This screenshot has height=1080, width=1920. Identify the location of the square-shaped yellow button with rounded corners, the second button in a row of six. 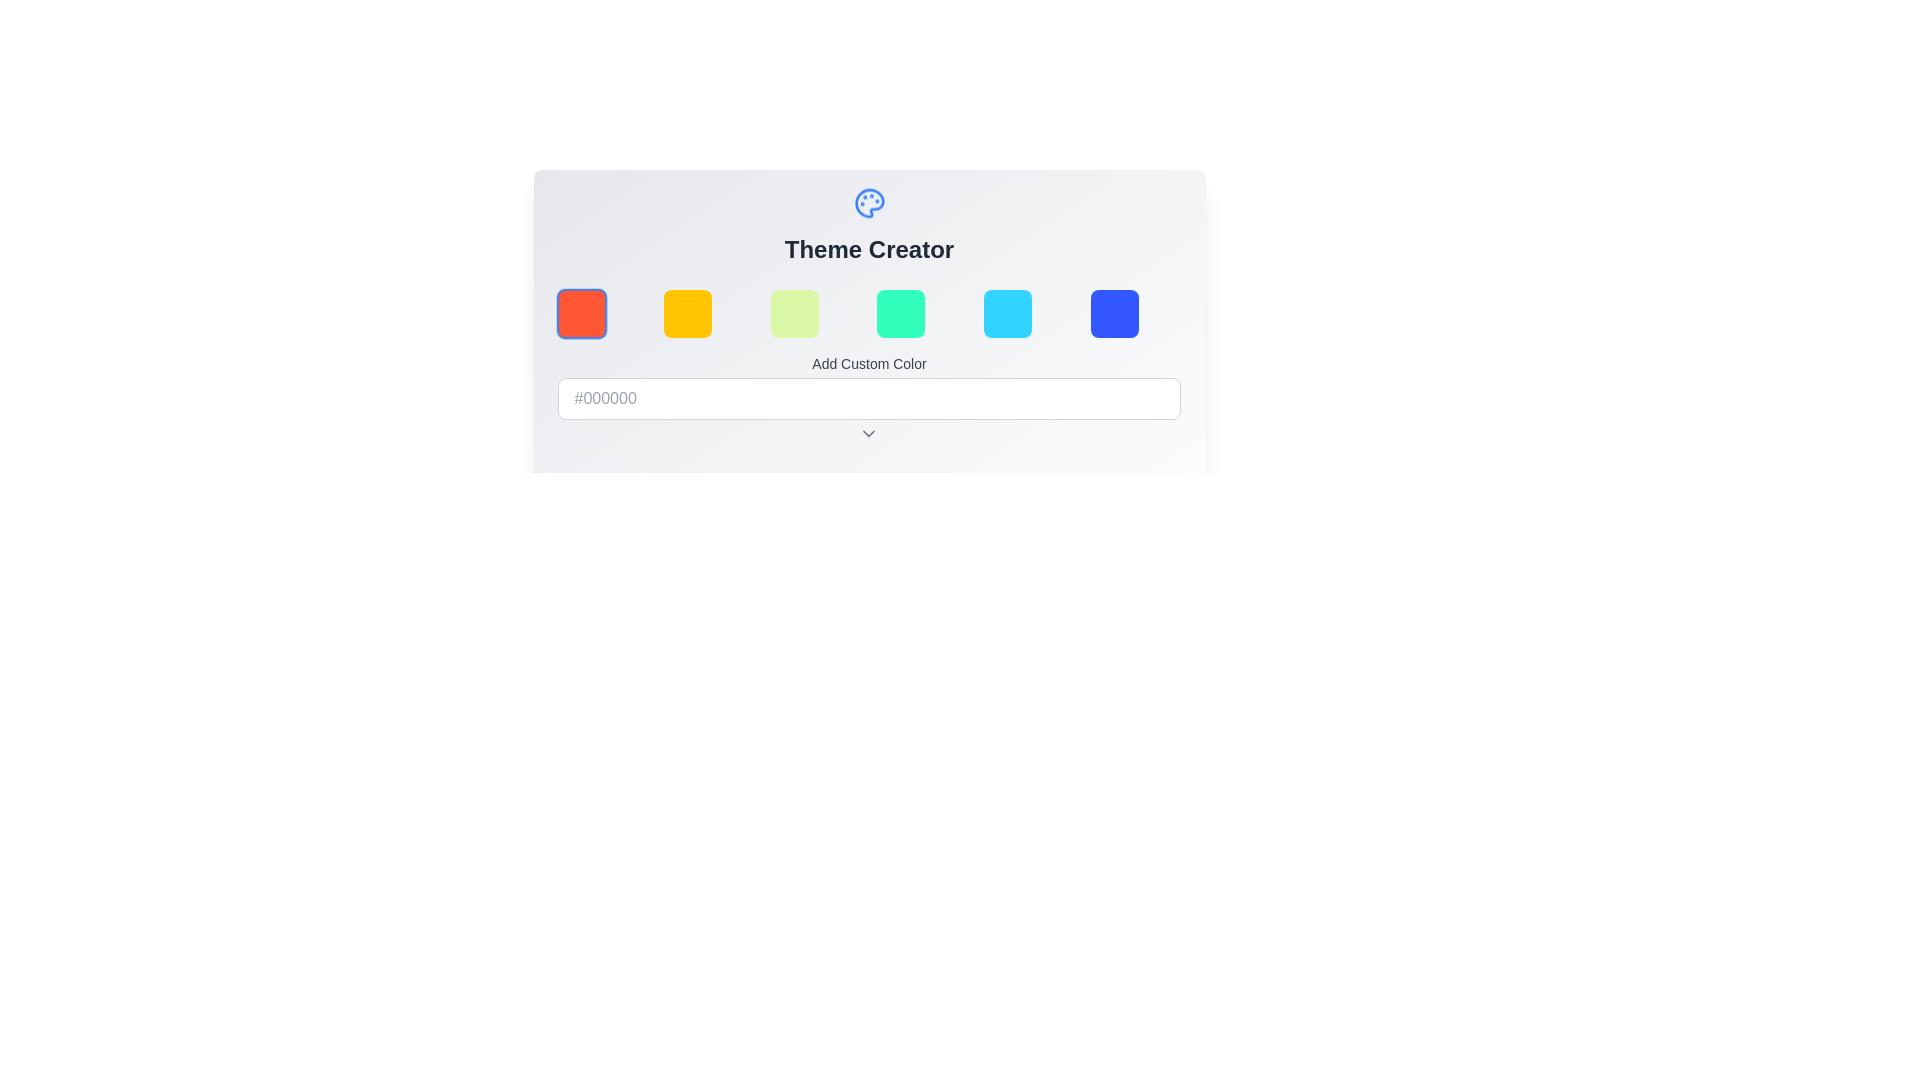
(688, 313).